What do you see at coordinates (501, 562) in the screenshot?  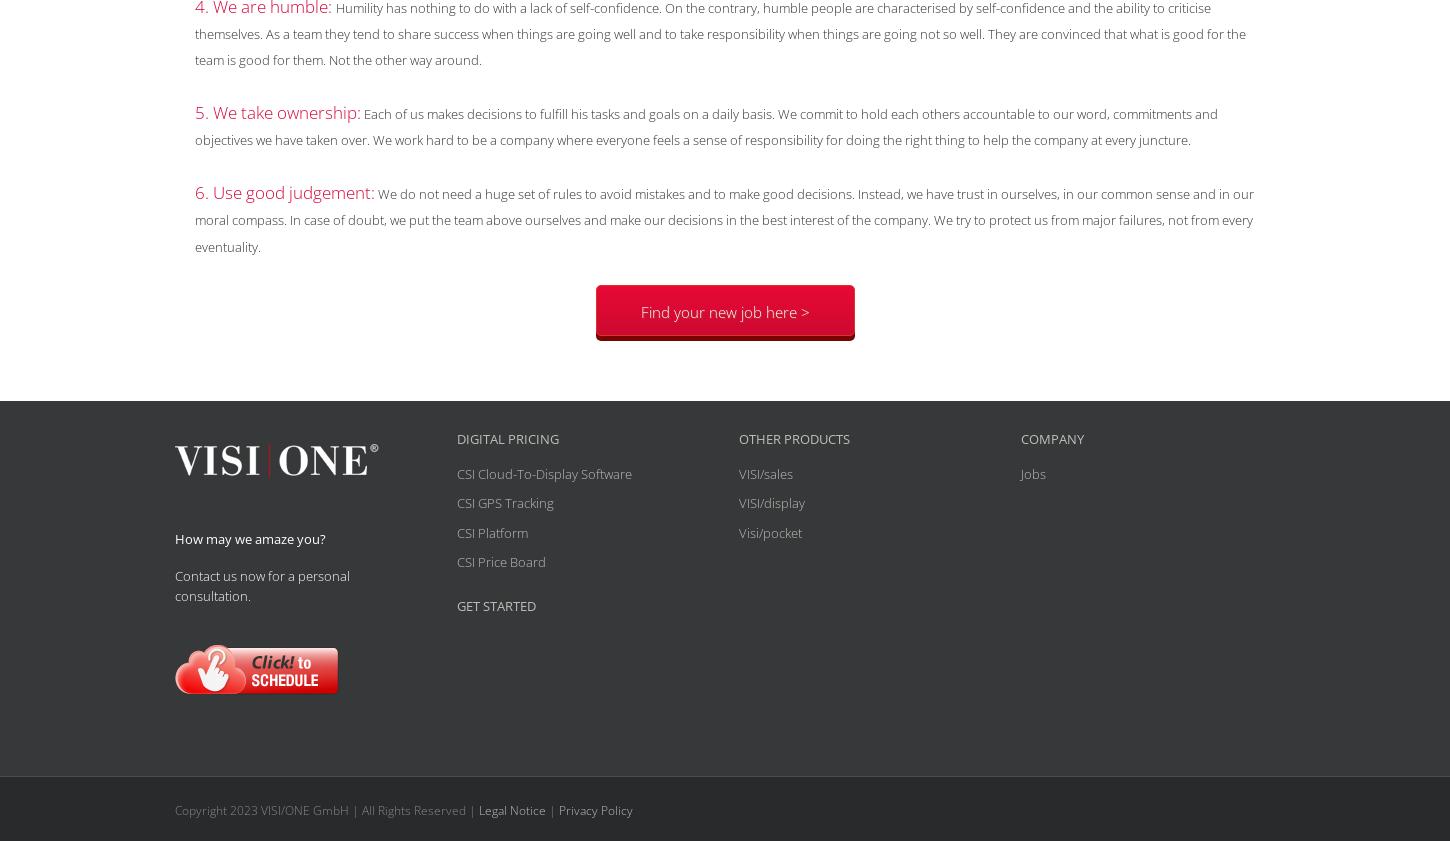 I see `'CSI Price Board'` at bounding box center [501, 562].